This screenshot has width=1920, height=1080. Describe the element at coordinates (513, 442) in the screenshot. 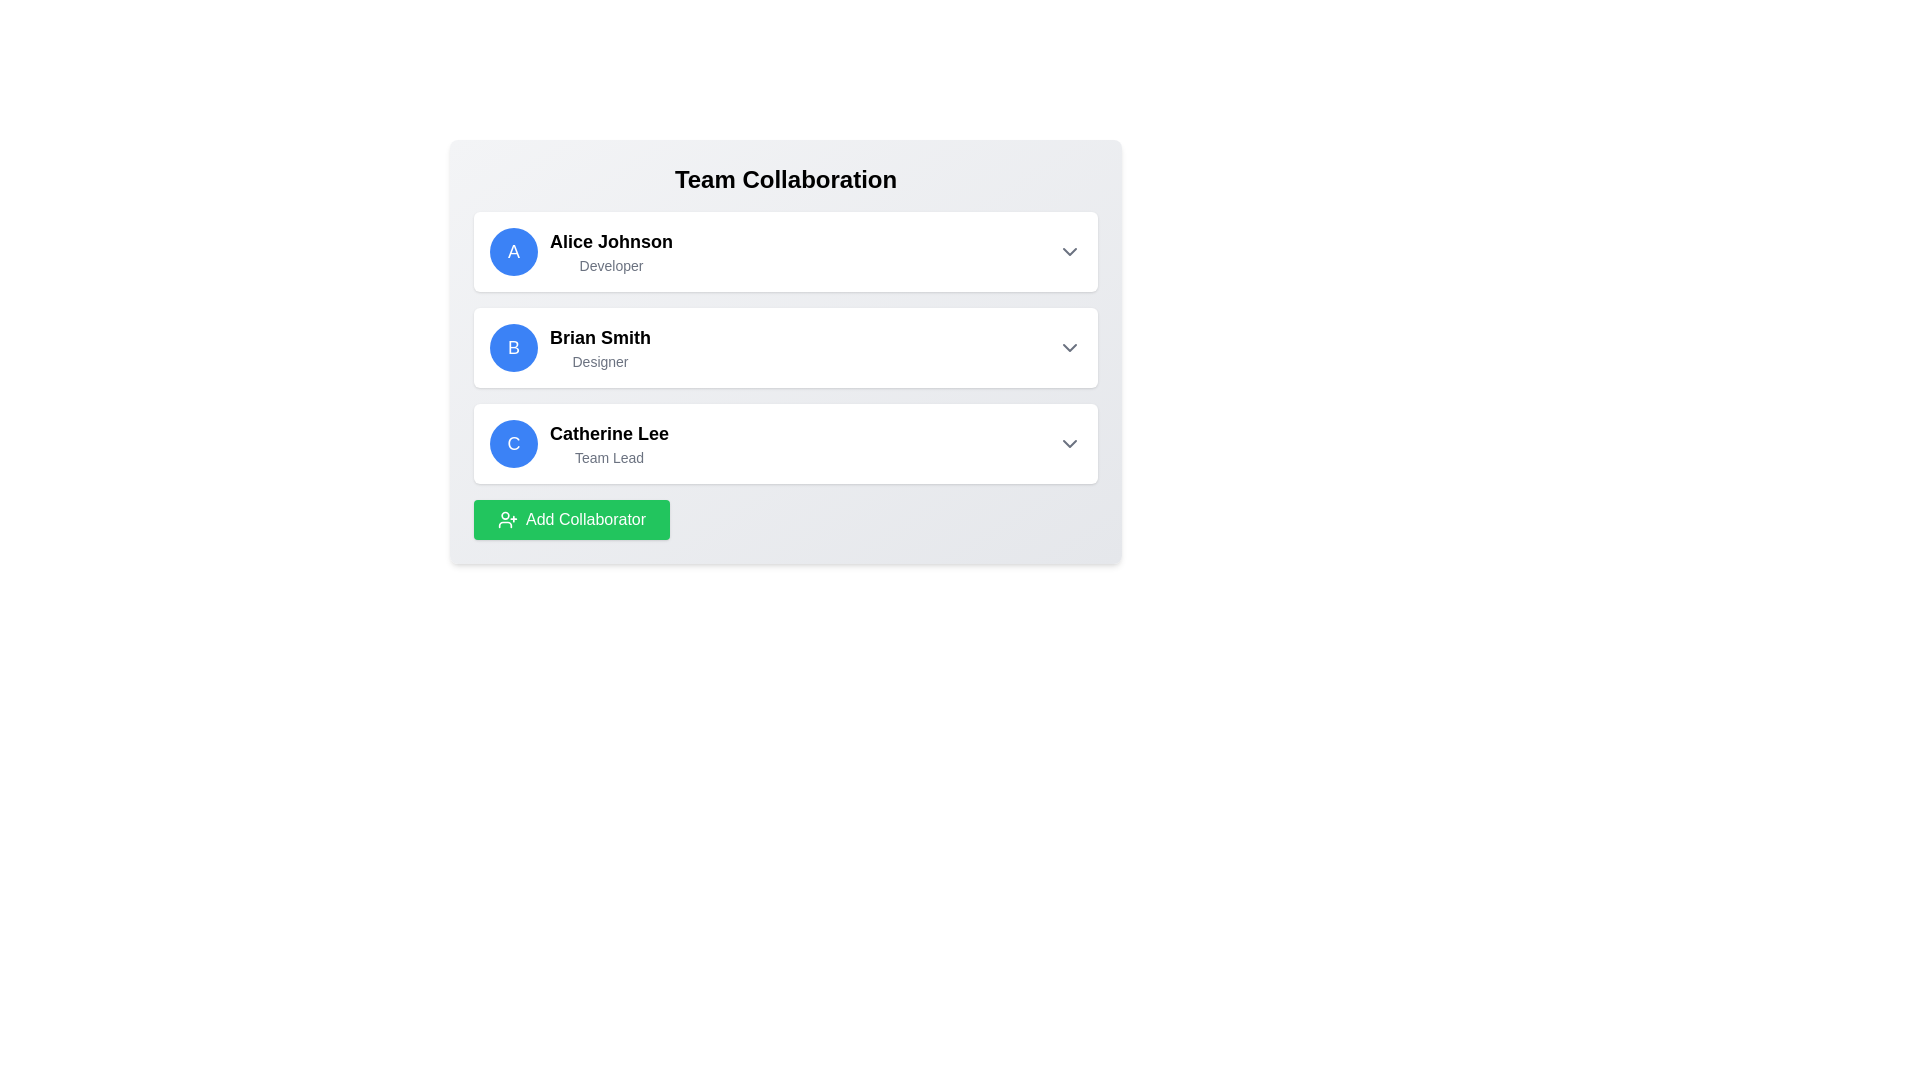

I see `the avatar icon representing user 'Catherine Lee', which is located to the left of her name and title in the 'Team Collaboration' card` at that location.